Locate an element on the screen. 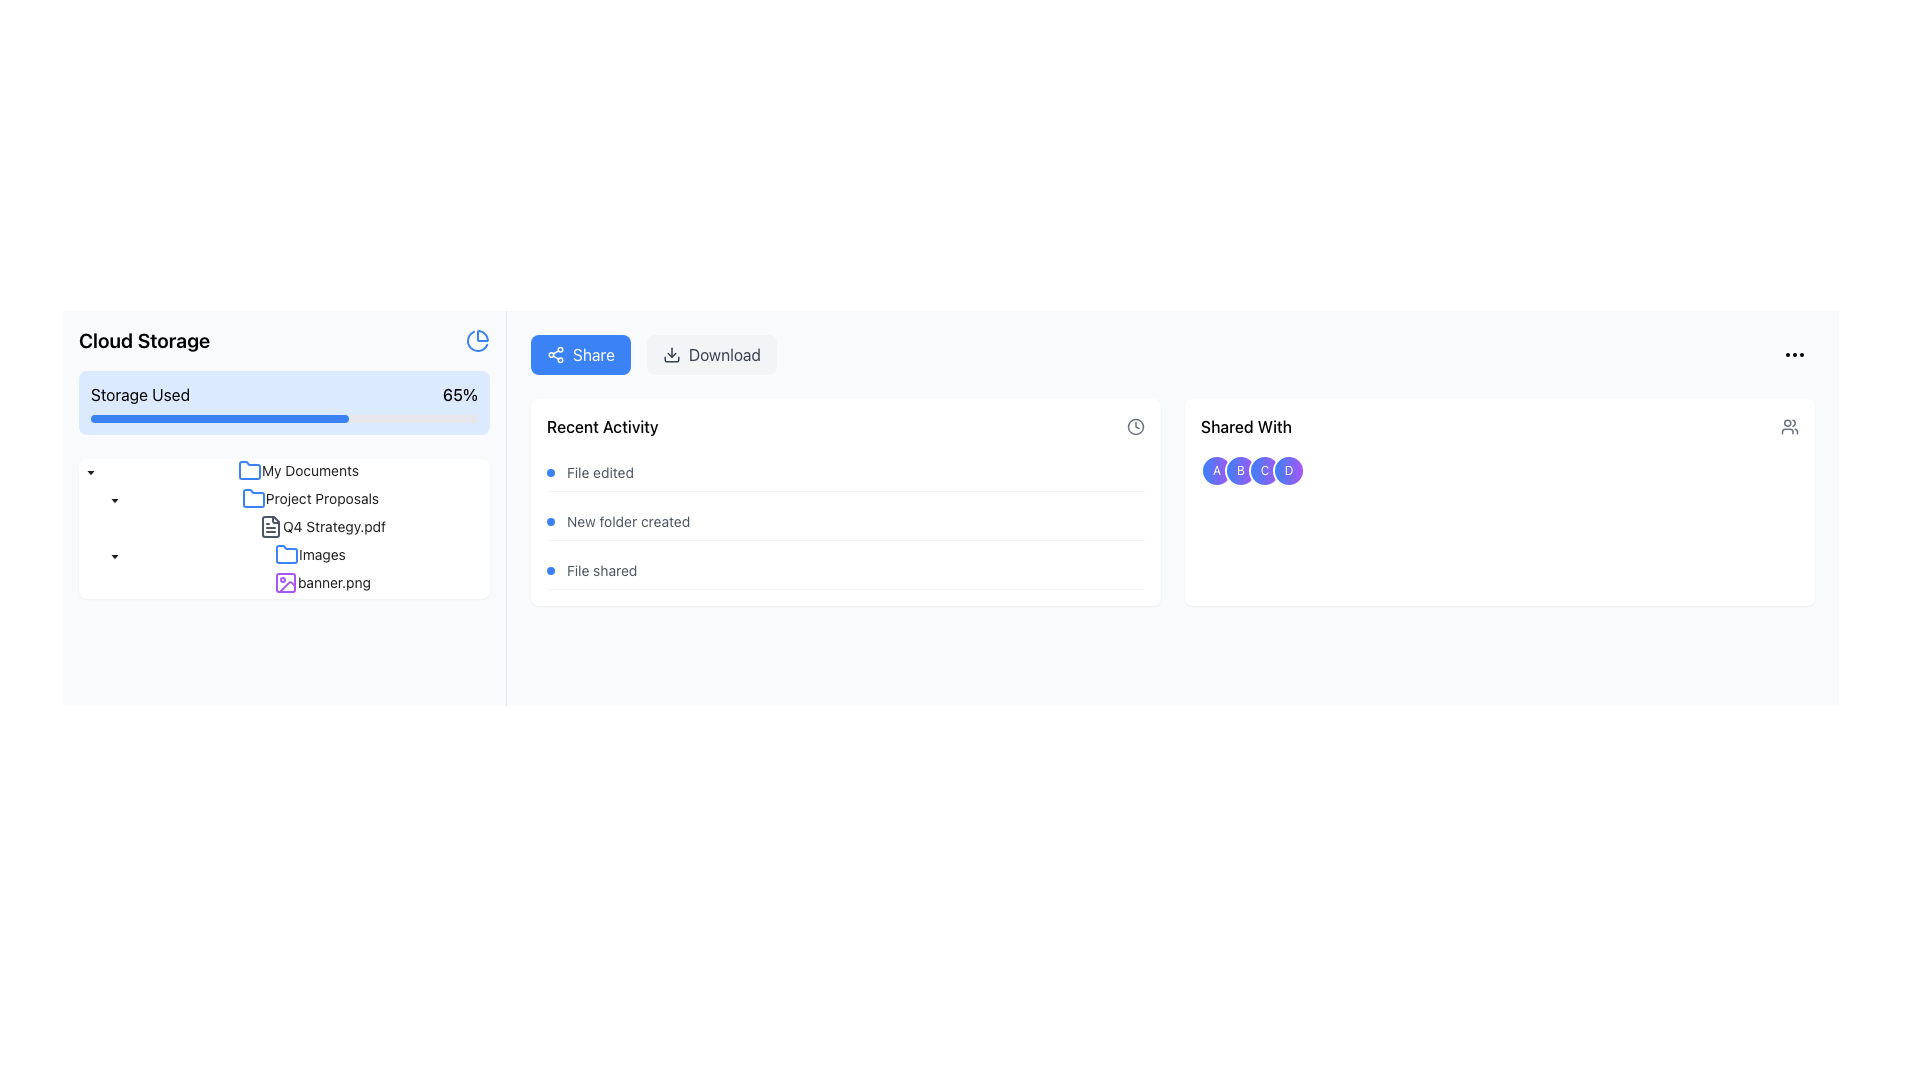 Image resolution: width=1920 pixels, height=1080 pixels. visually the user represented is located at coordinates (1216, 470).